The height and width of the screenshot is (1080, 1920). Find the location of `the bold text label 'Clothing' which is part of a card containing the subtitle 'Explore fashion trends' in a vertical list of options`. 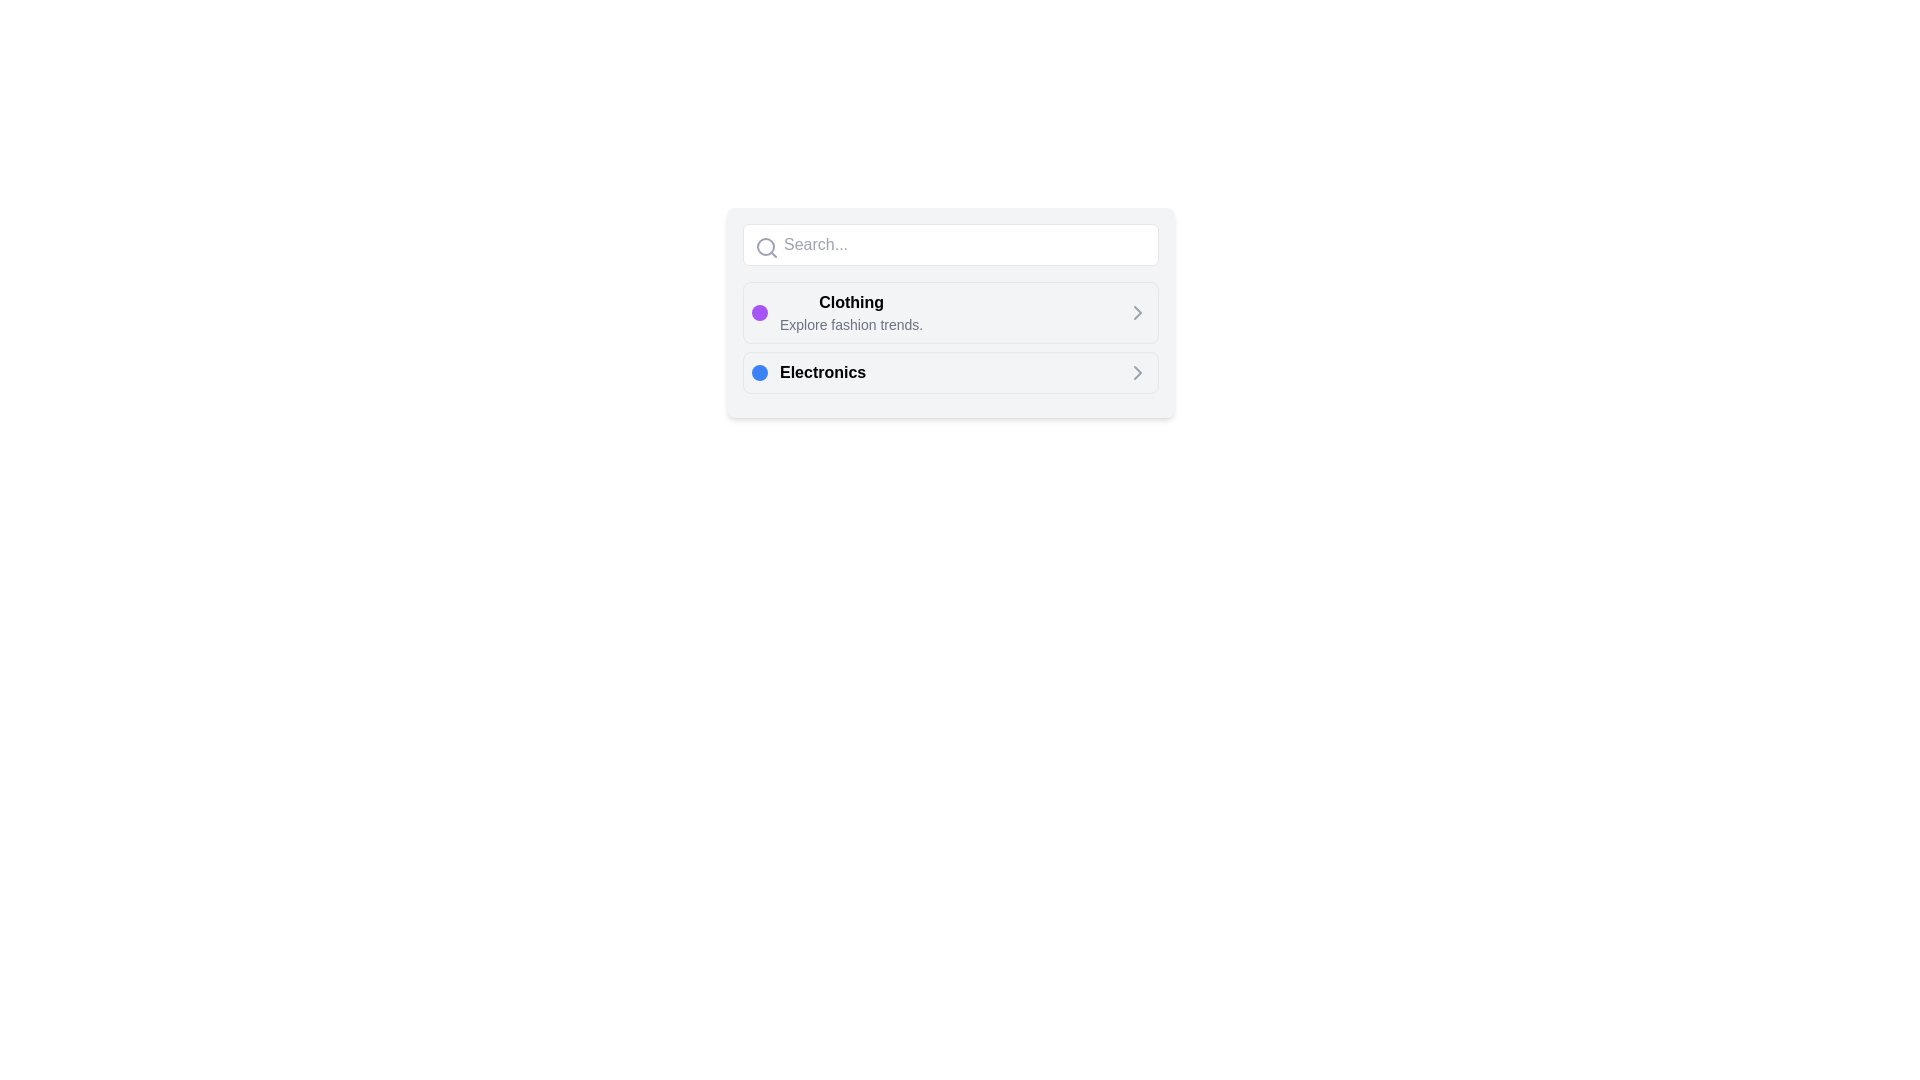

the bold text label 'Clothing' which is part of a card containing the subtitle 'Explore fashion trends' in a vertical list of options is located at coordinates (851, 303).